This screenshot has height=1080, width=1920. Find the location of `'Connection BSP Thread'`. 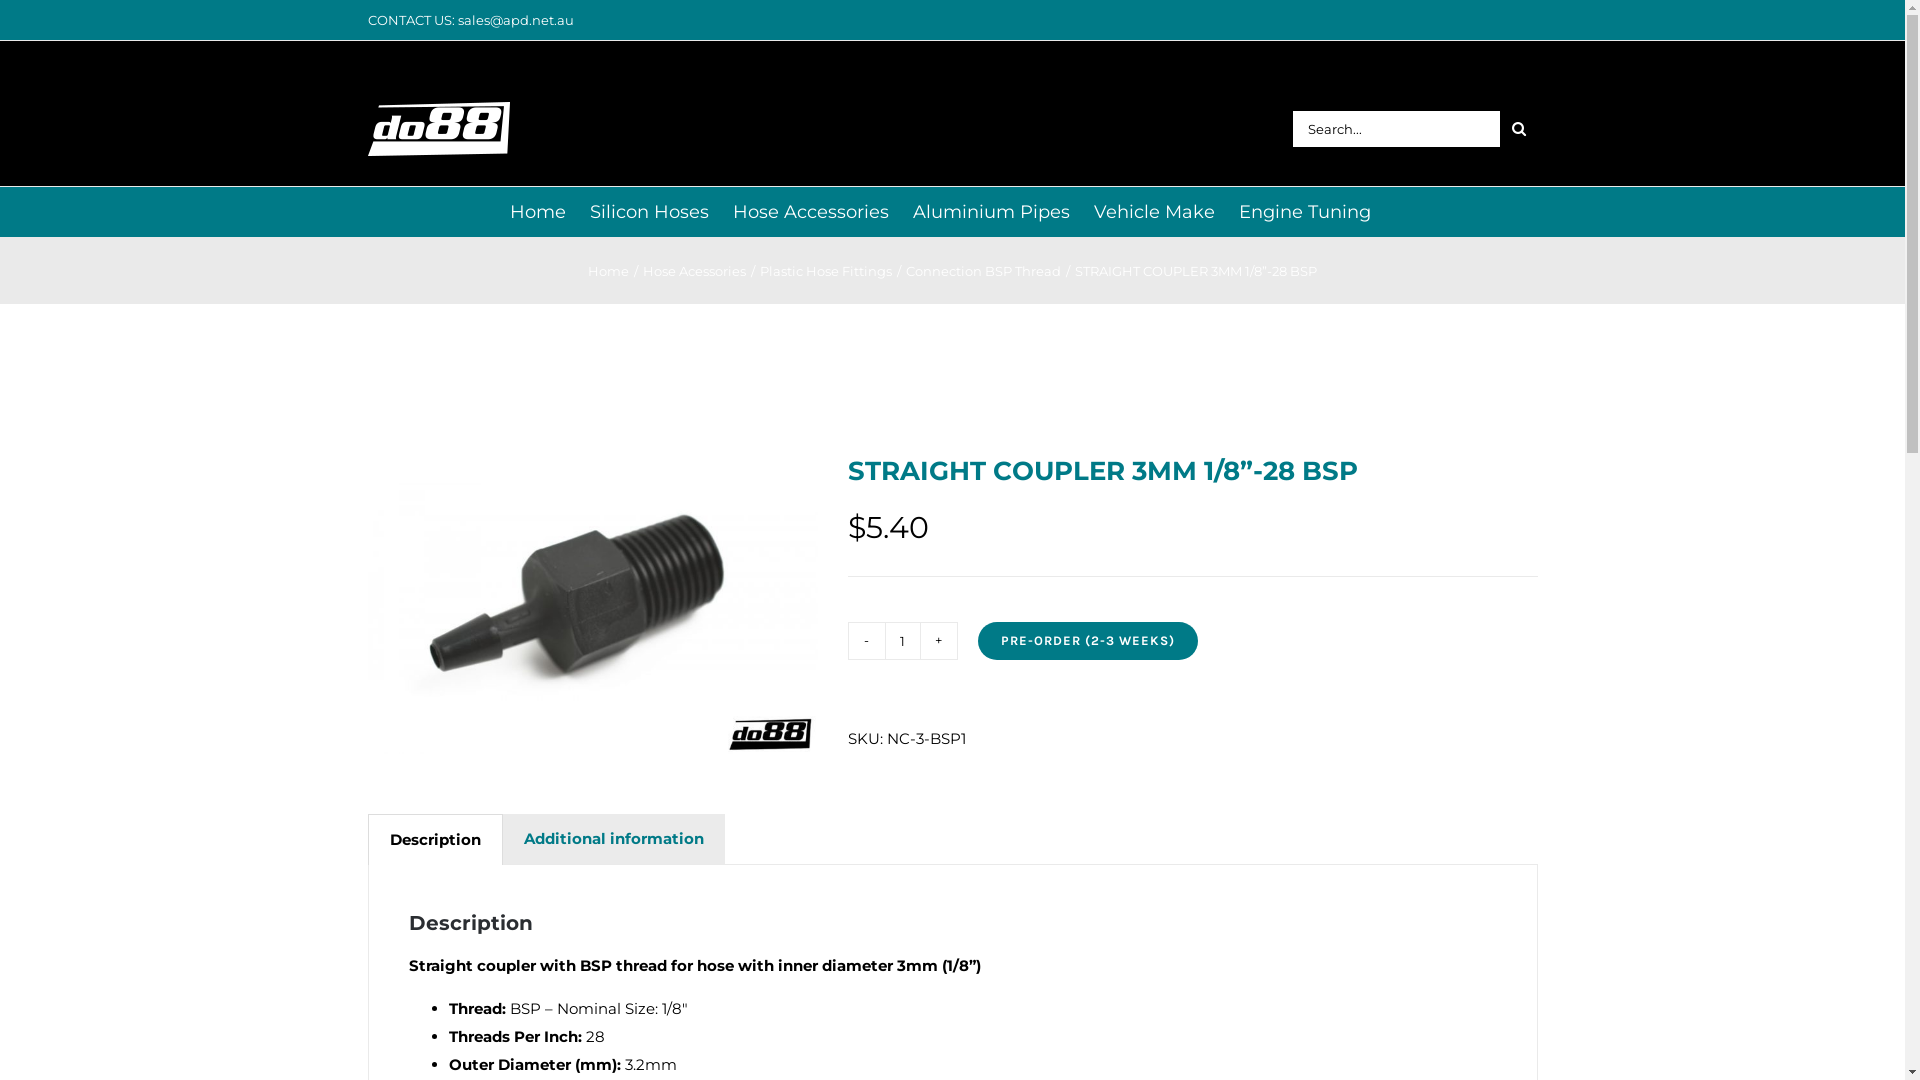

'Connection BSP Thread' is located at coordinates (983, 270).